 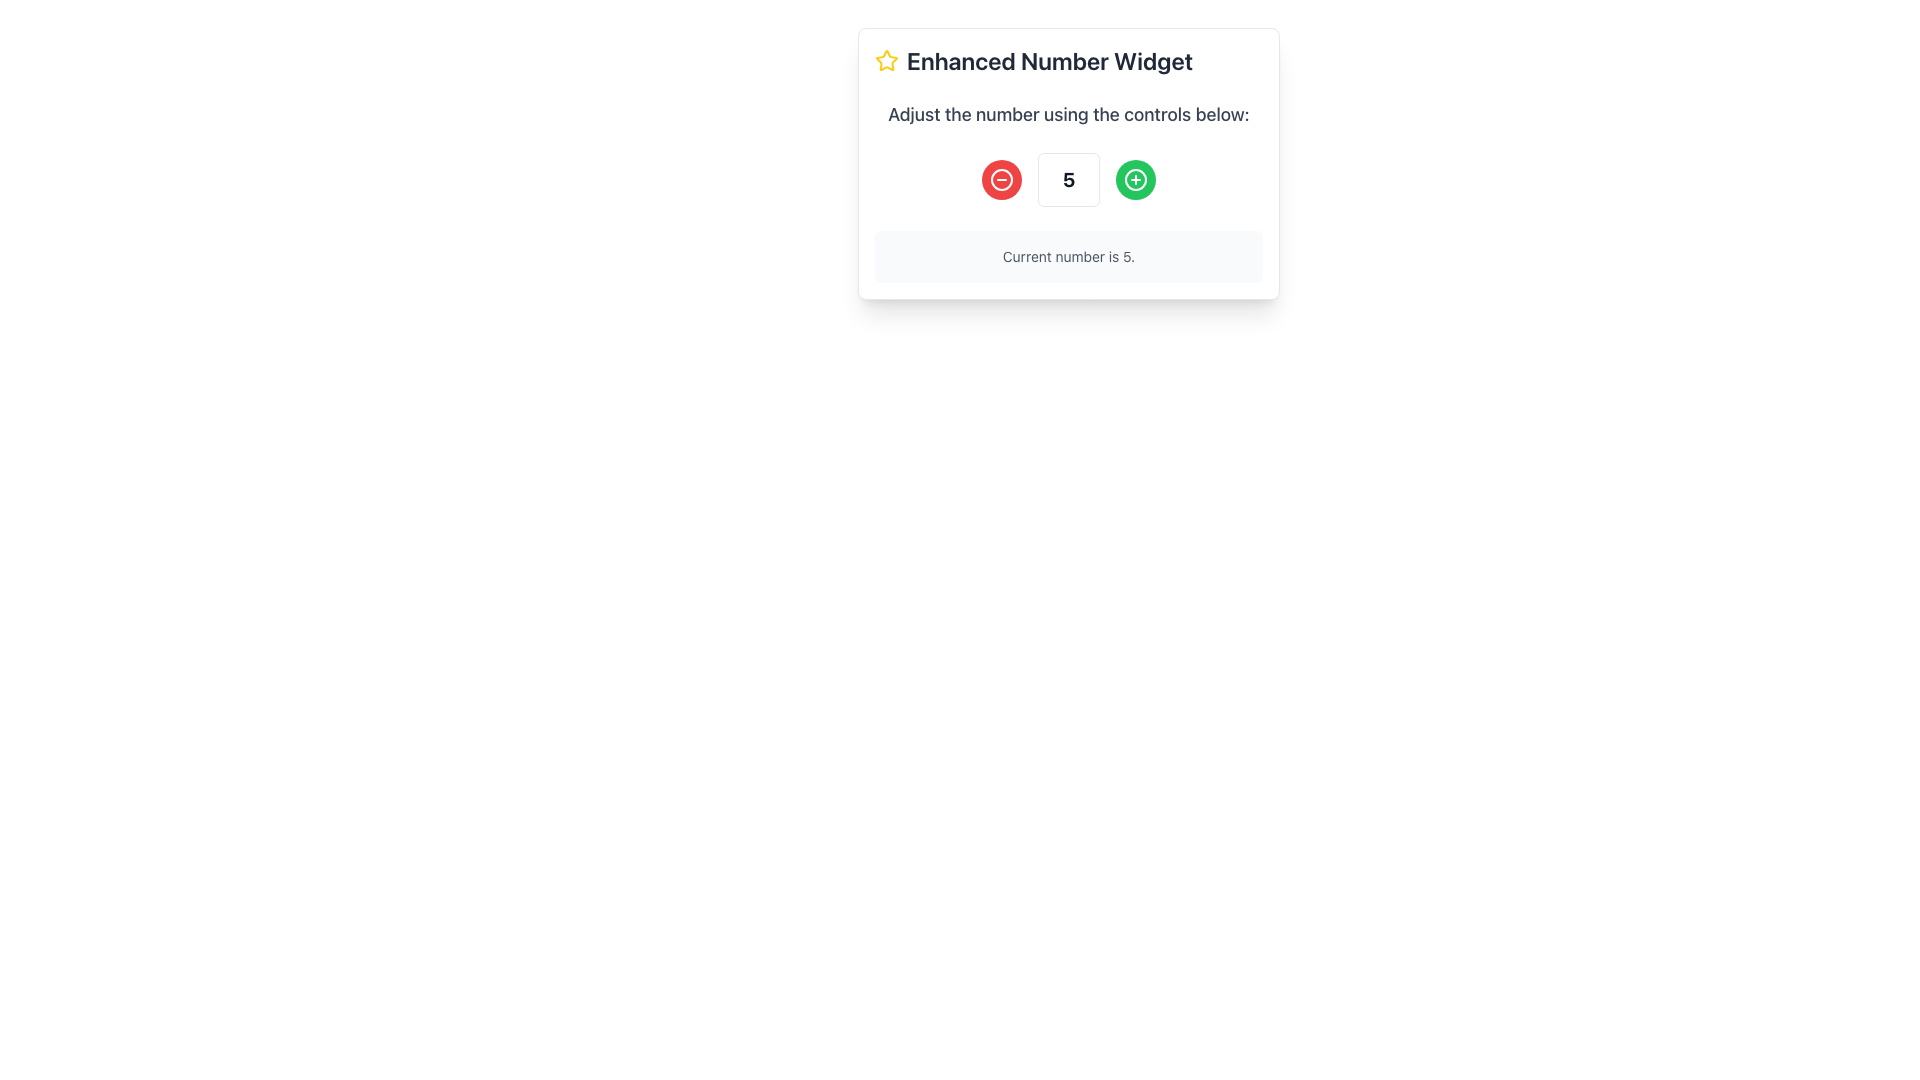 I want to click on the button that decreases the number value, located to the left of the number display '5', to observe the hover effect, so click(x=1001, y=180).